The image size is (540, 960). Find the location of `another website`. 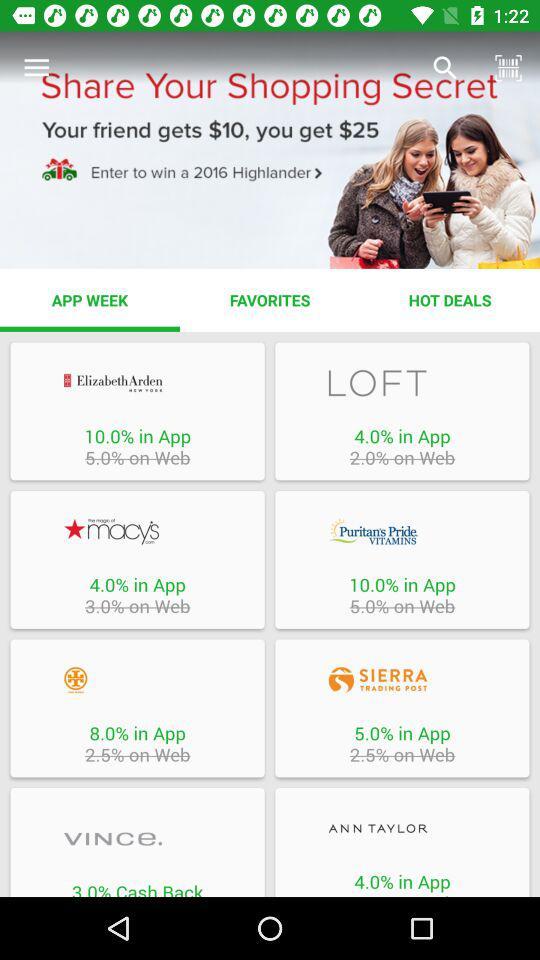

another website is located at coordinates (136, 530).